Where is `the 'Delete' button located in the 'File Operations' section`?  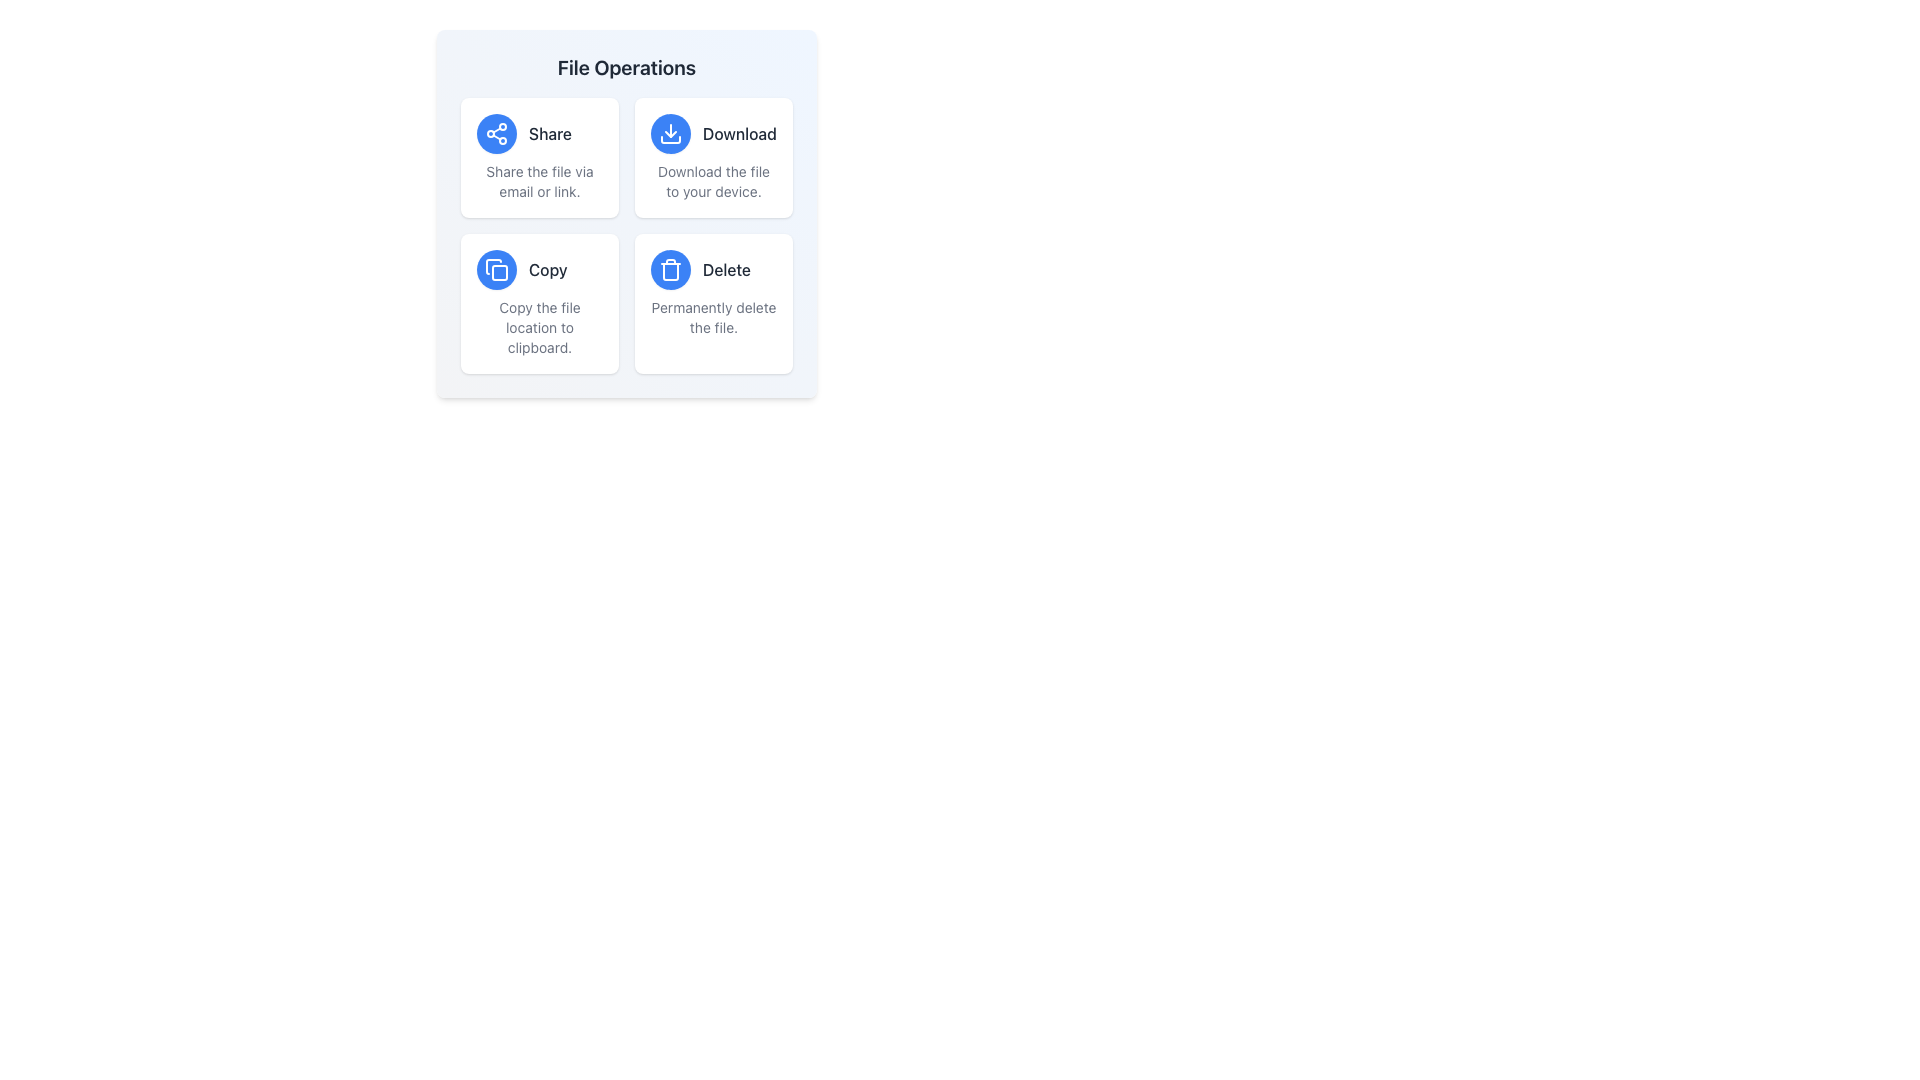 the 'Delete' button located in the 'File Operations' section is located at coordinates (671, 270).